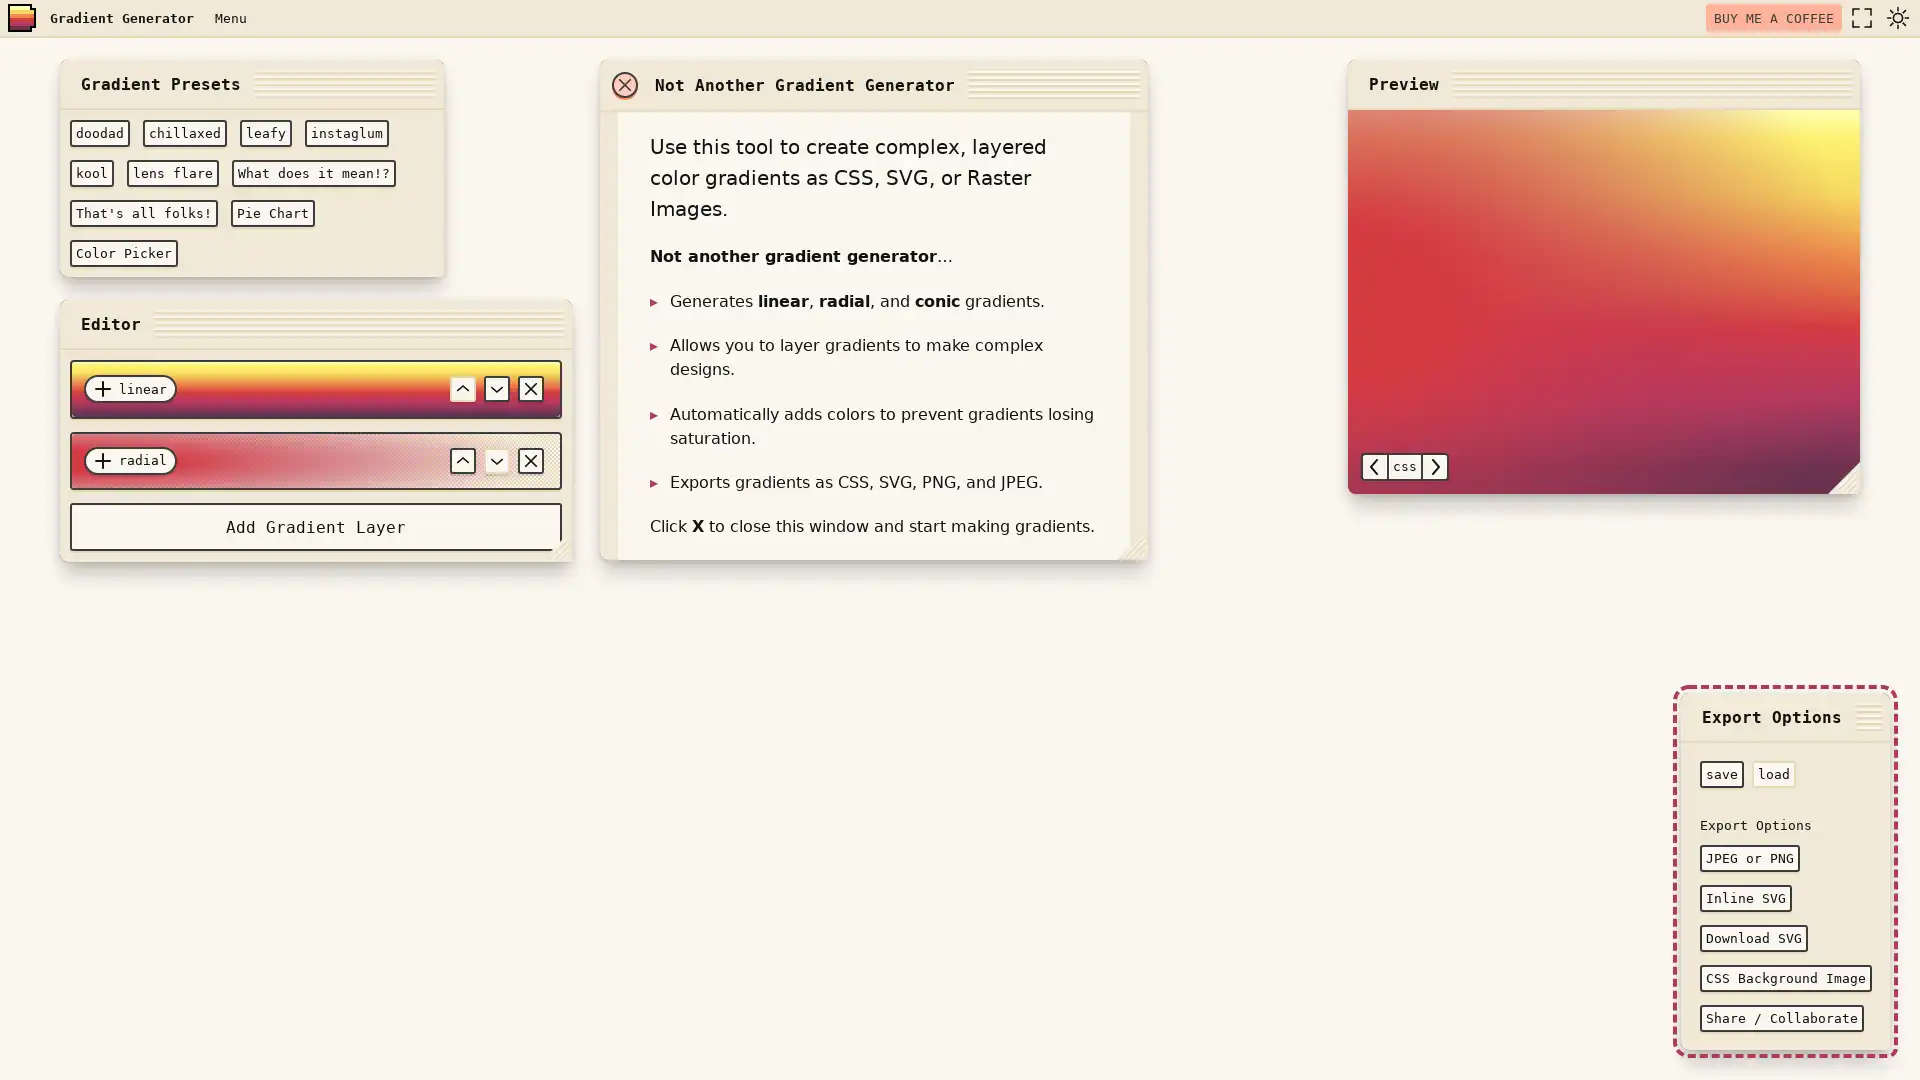  What do you see at coordinates (263, 133) in the screenshot?
I see `leafy` at bounding box center [263, 133].